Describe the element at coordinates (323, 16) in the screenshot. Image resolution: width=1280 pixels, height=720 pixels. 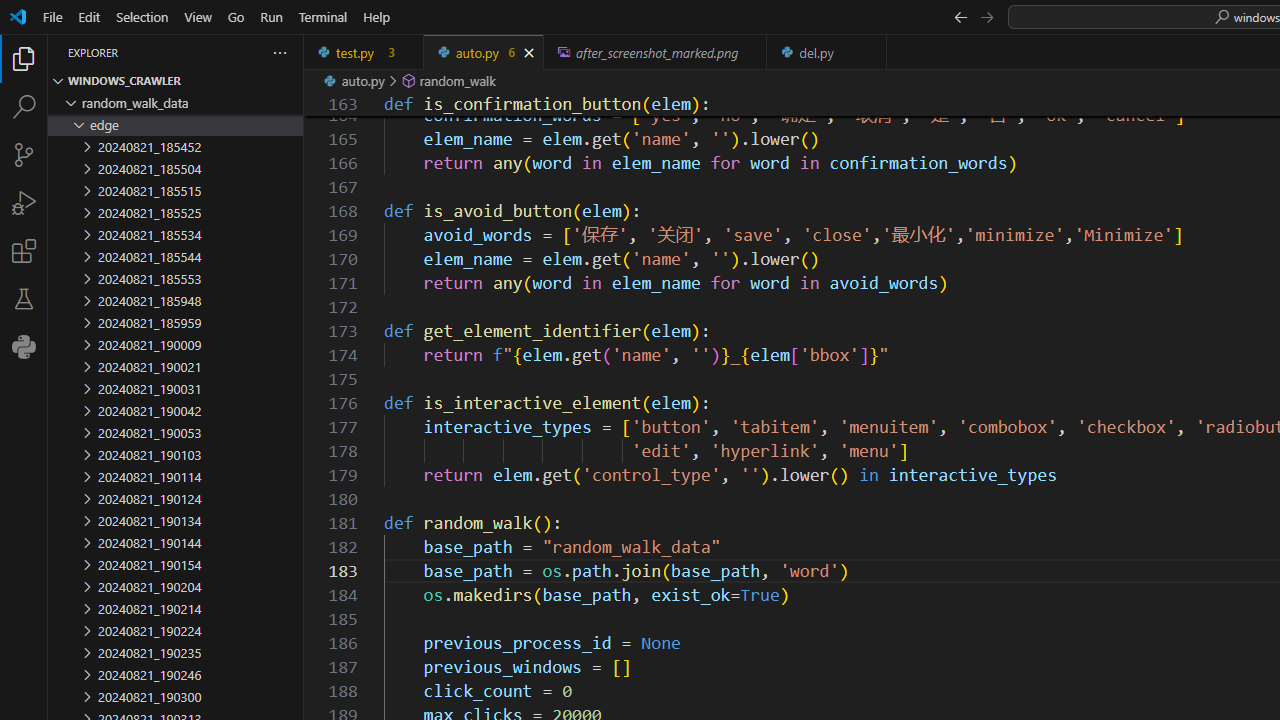
I see `'Terminal'` at that location.